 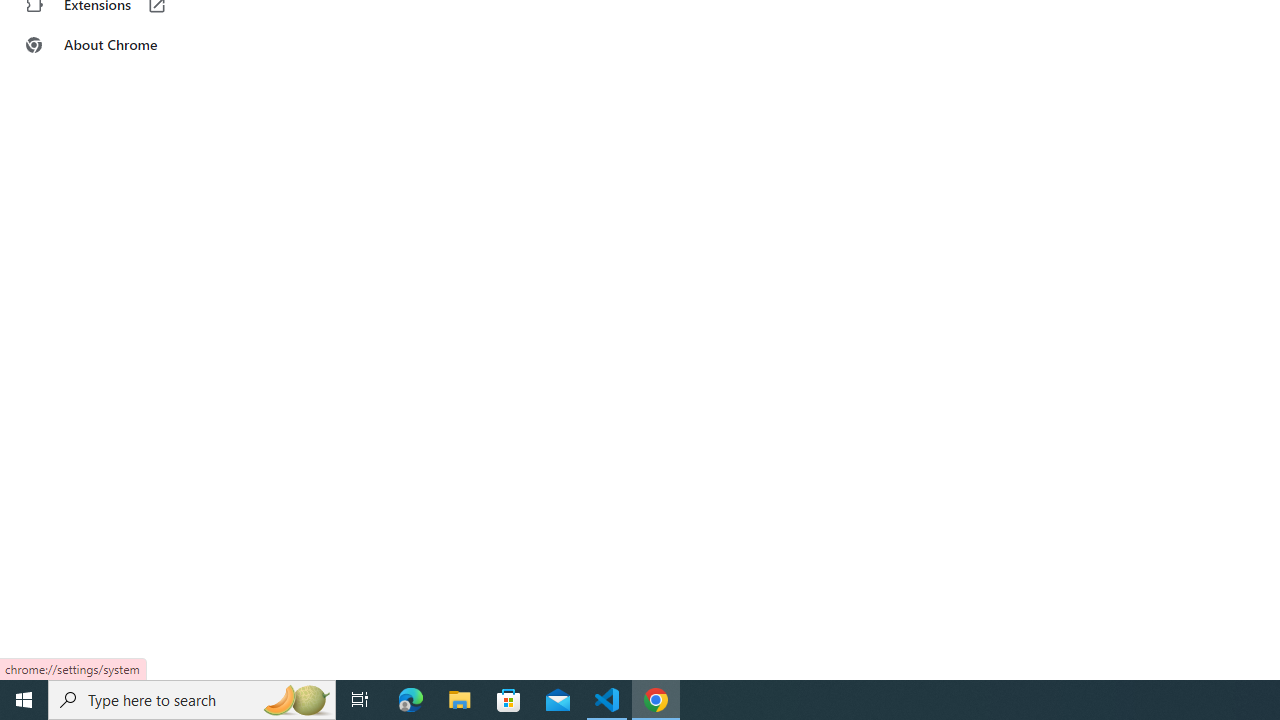 I want to click on 'About Chrome', so click(x=123, y=45).